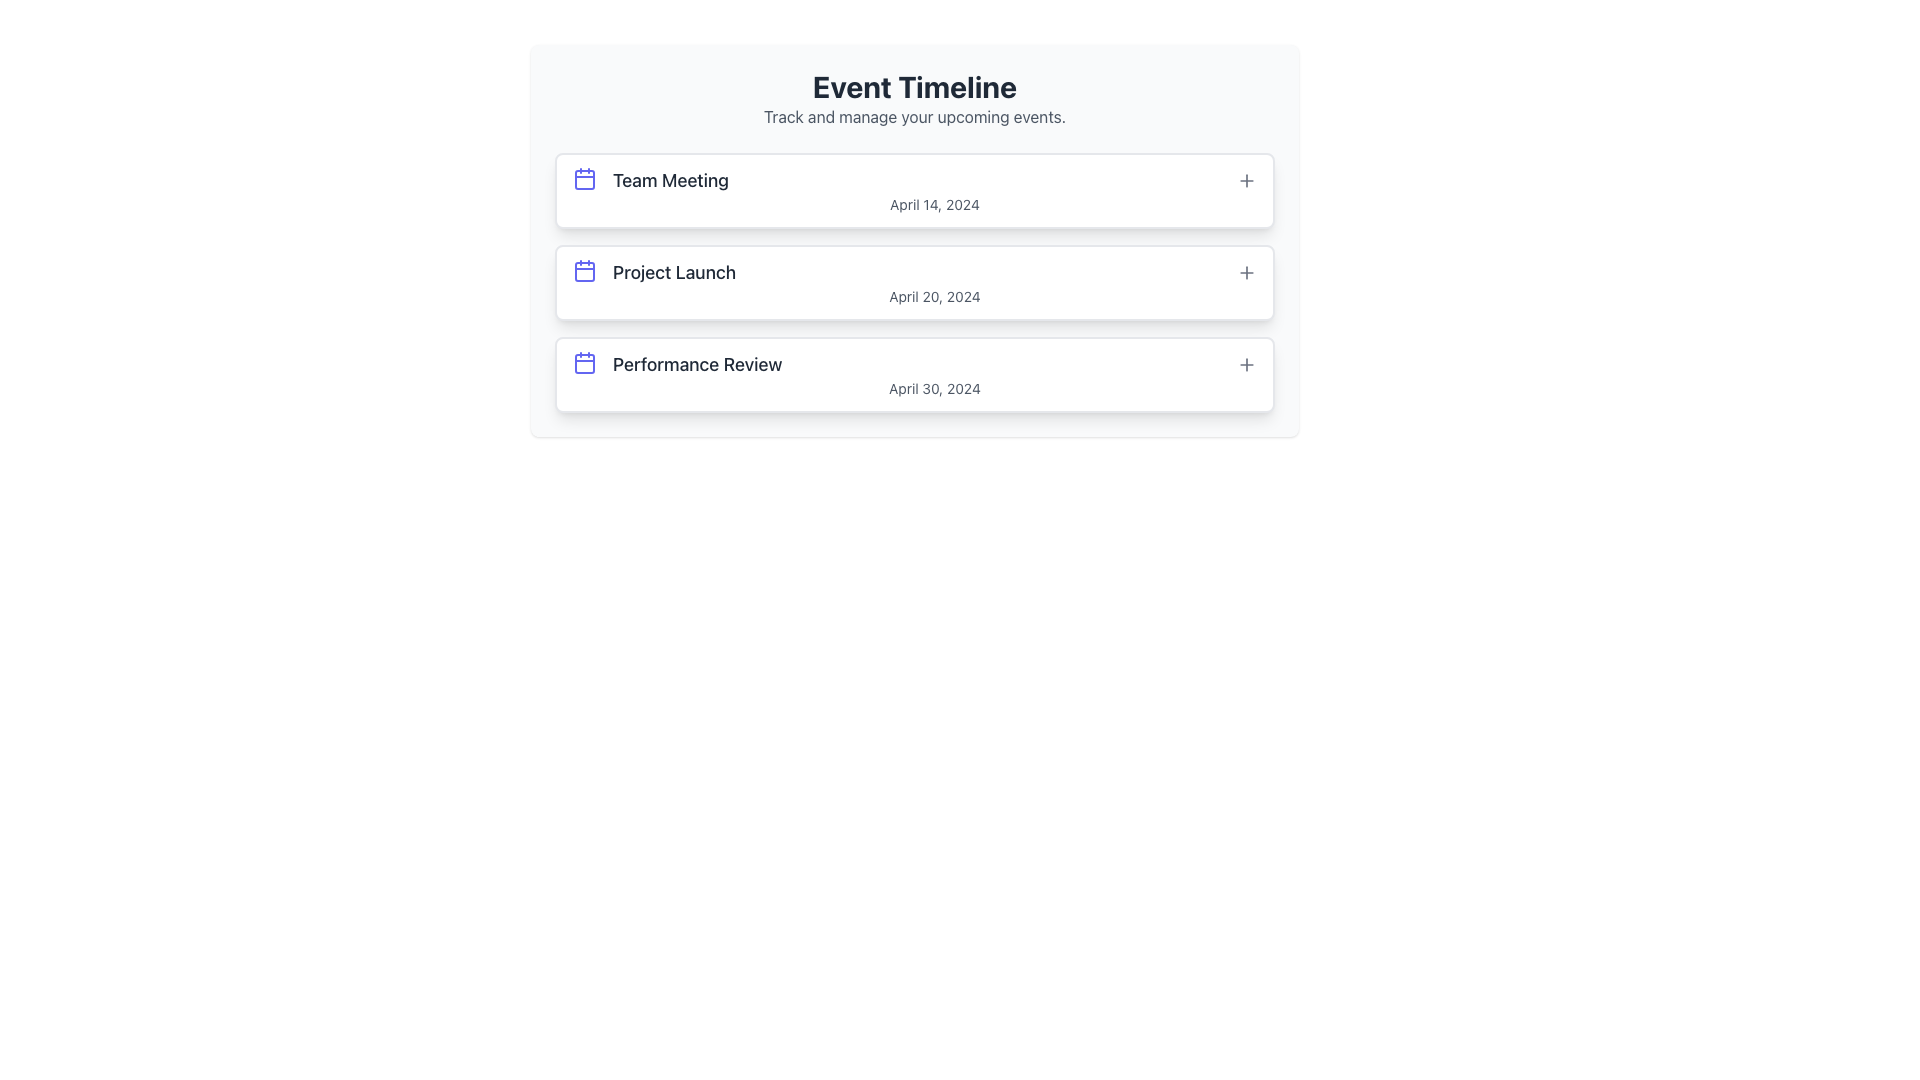 This screenshot has width=1920, height=1080. I want to click on text content of the Text Display Element which shows the event title 'Project Launch' and the scheduled date 'April 20, 2024.', so click(934, 282).